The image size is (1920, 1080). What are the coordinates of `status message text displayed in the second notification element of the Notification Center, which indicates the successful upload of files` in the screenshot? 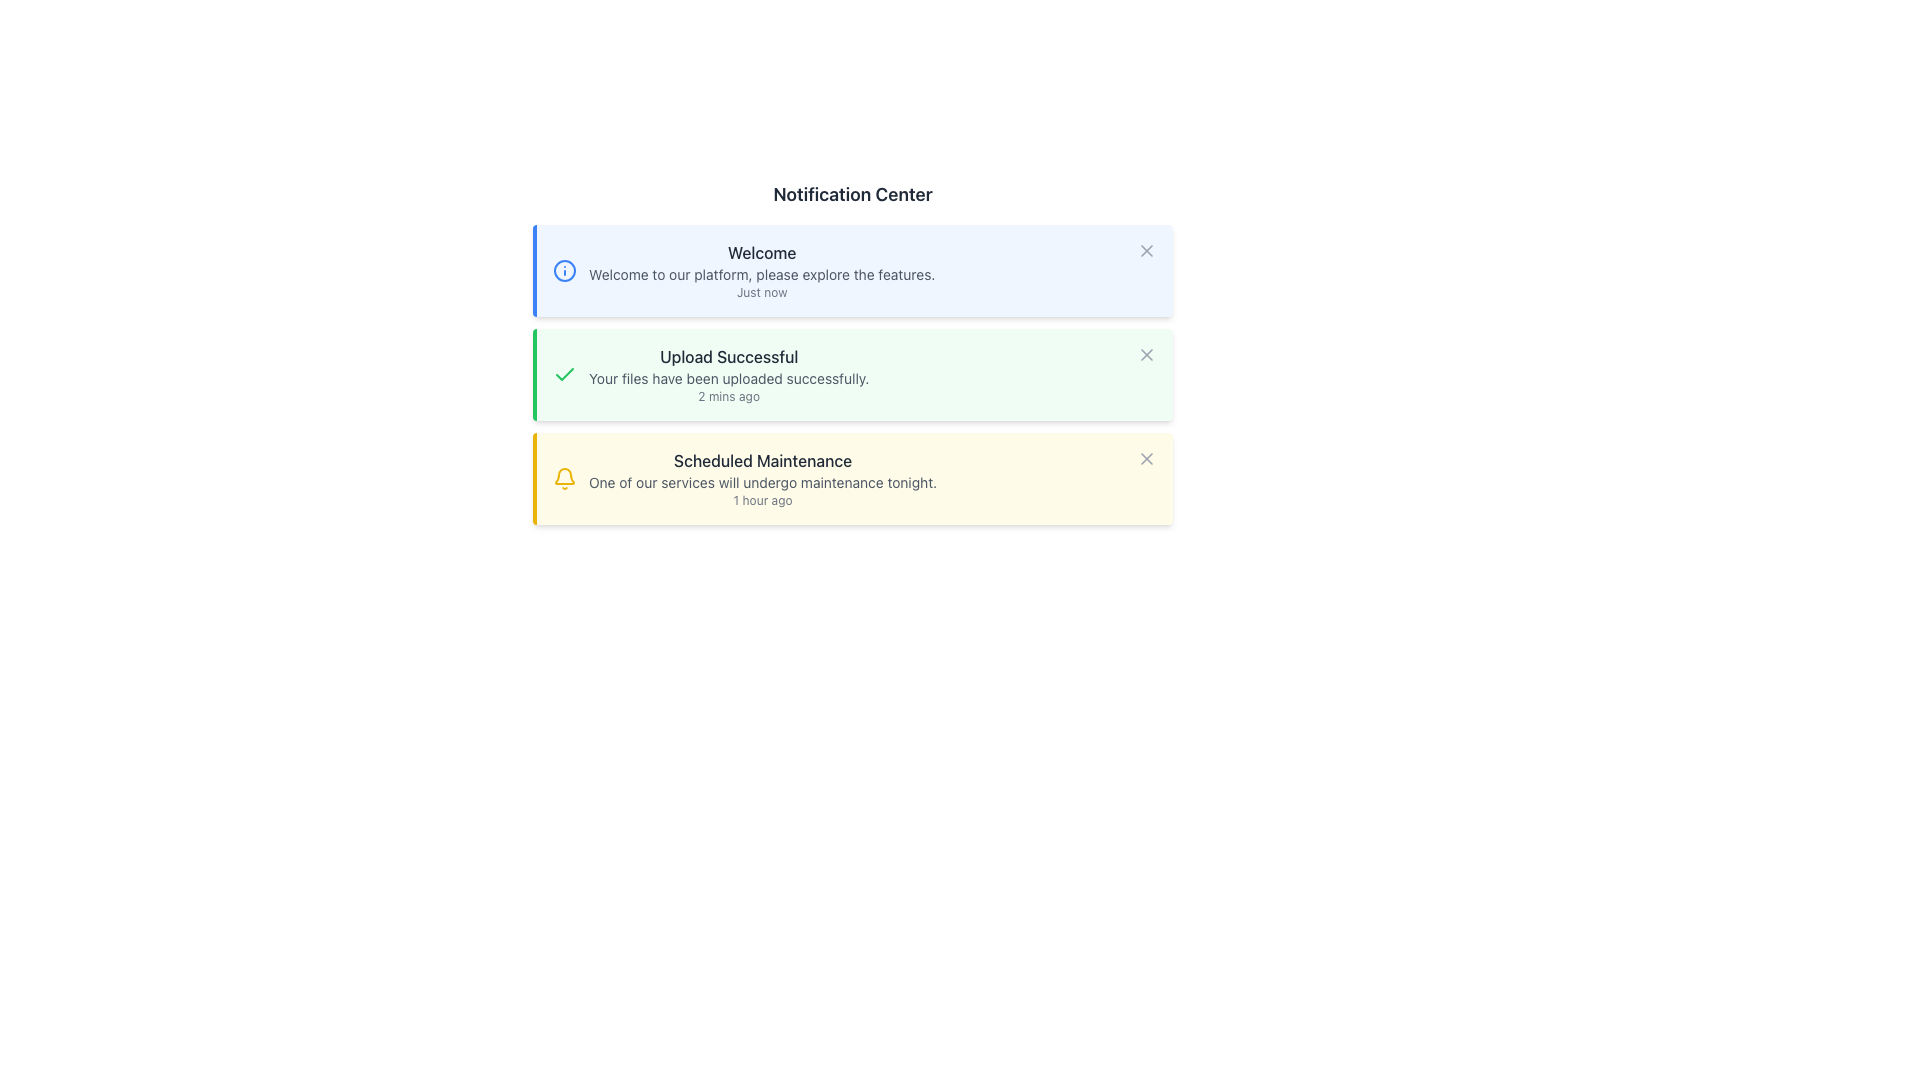 It's located at (728, 378).